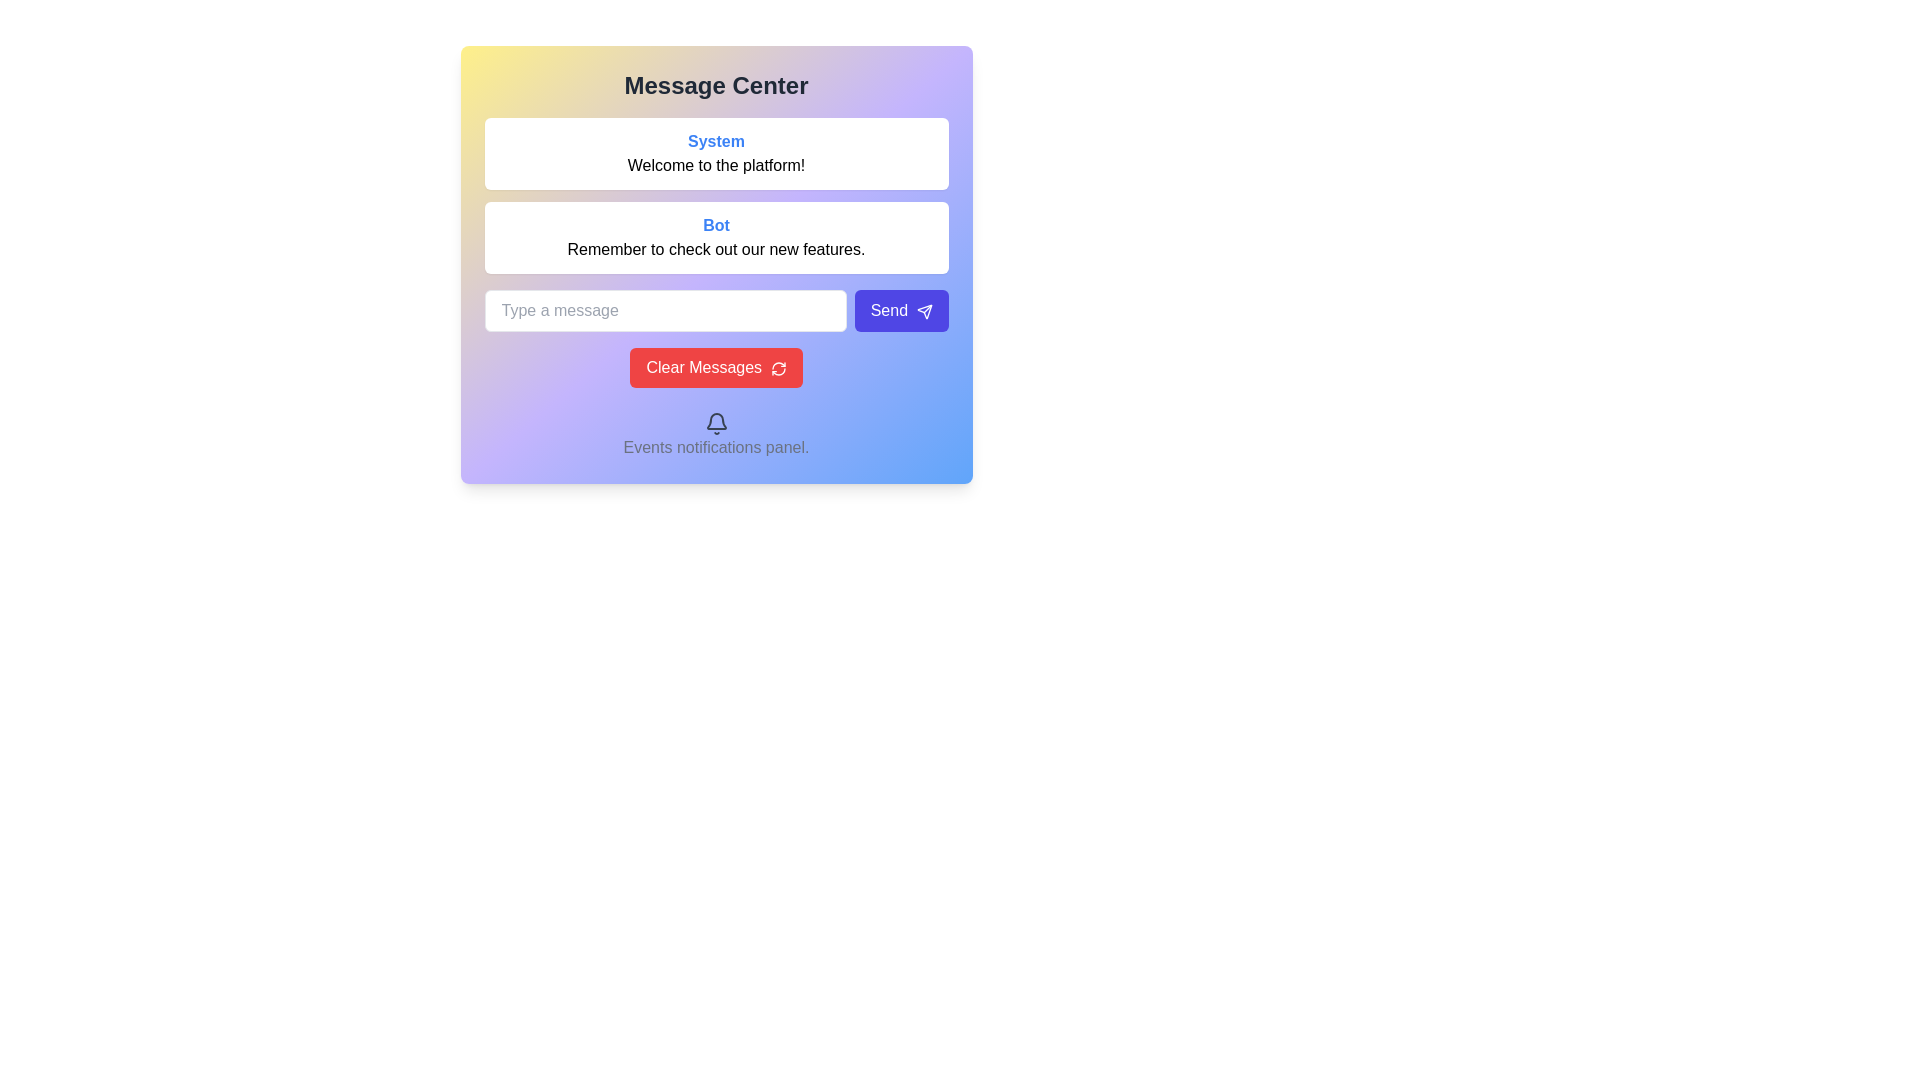 Image resolution: width=1920 pixels, height=1080 pixels. What do you see at coordinates (900, 311) in the screenshot?
I see `the 'Send' button, which is a rounded rectangular button with a vibrant indigo background and white text, located to the right of the 'Type a message' text input field` at bounding box center [900, 311].